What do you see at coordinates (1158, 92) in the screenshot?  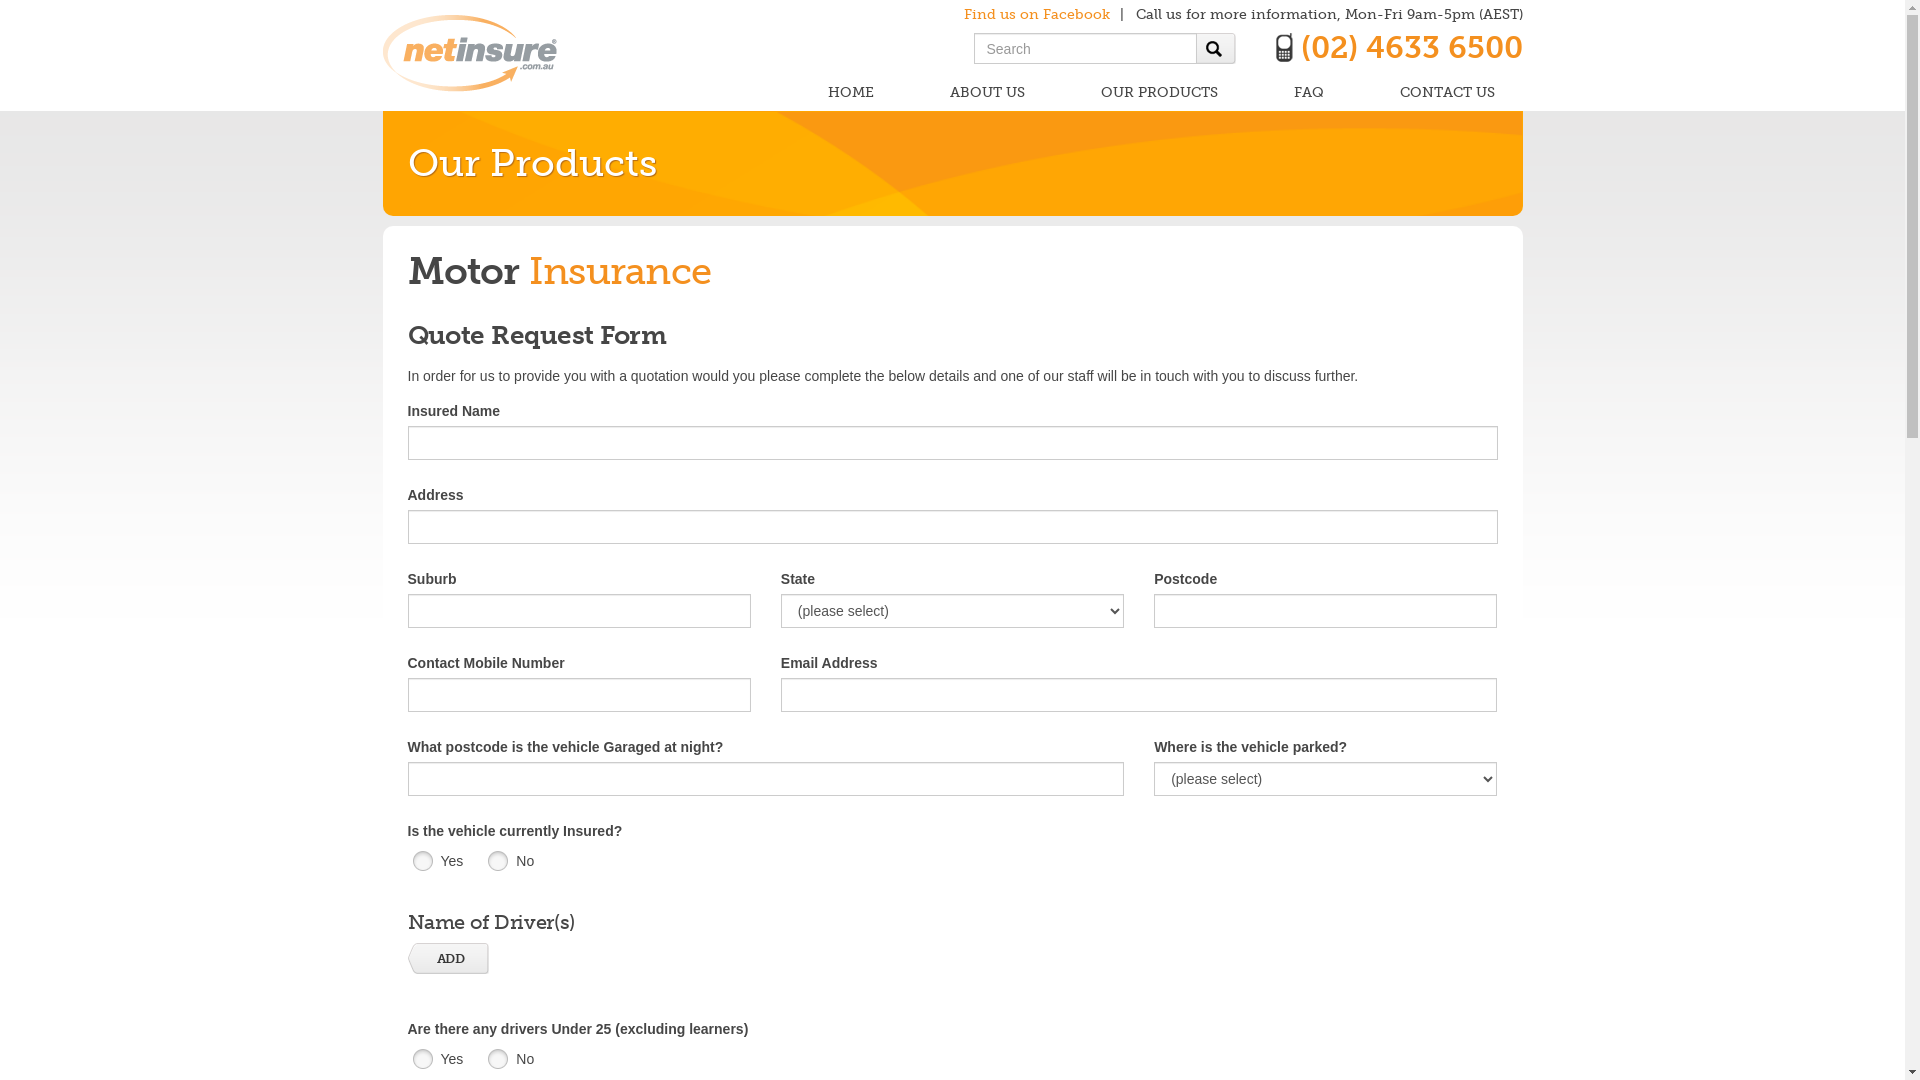 I see `'OUR PRODUCTS'` at bounding box center [1158, 92].